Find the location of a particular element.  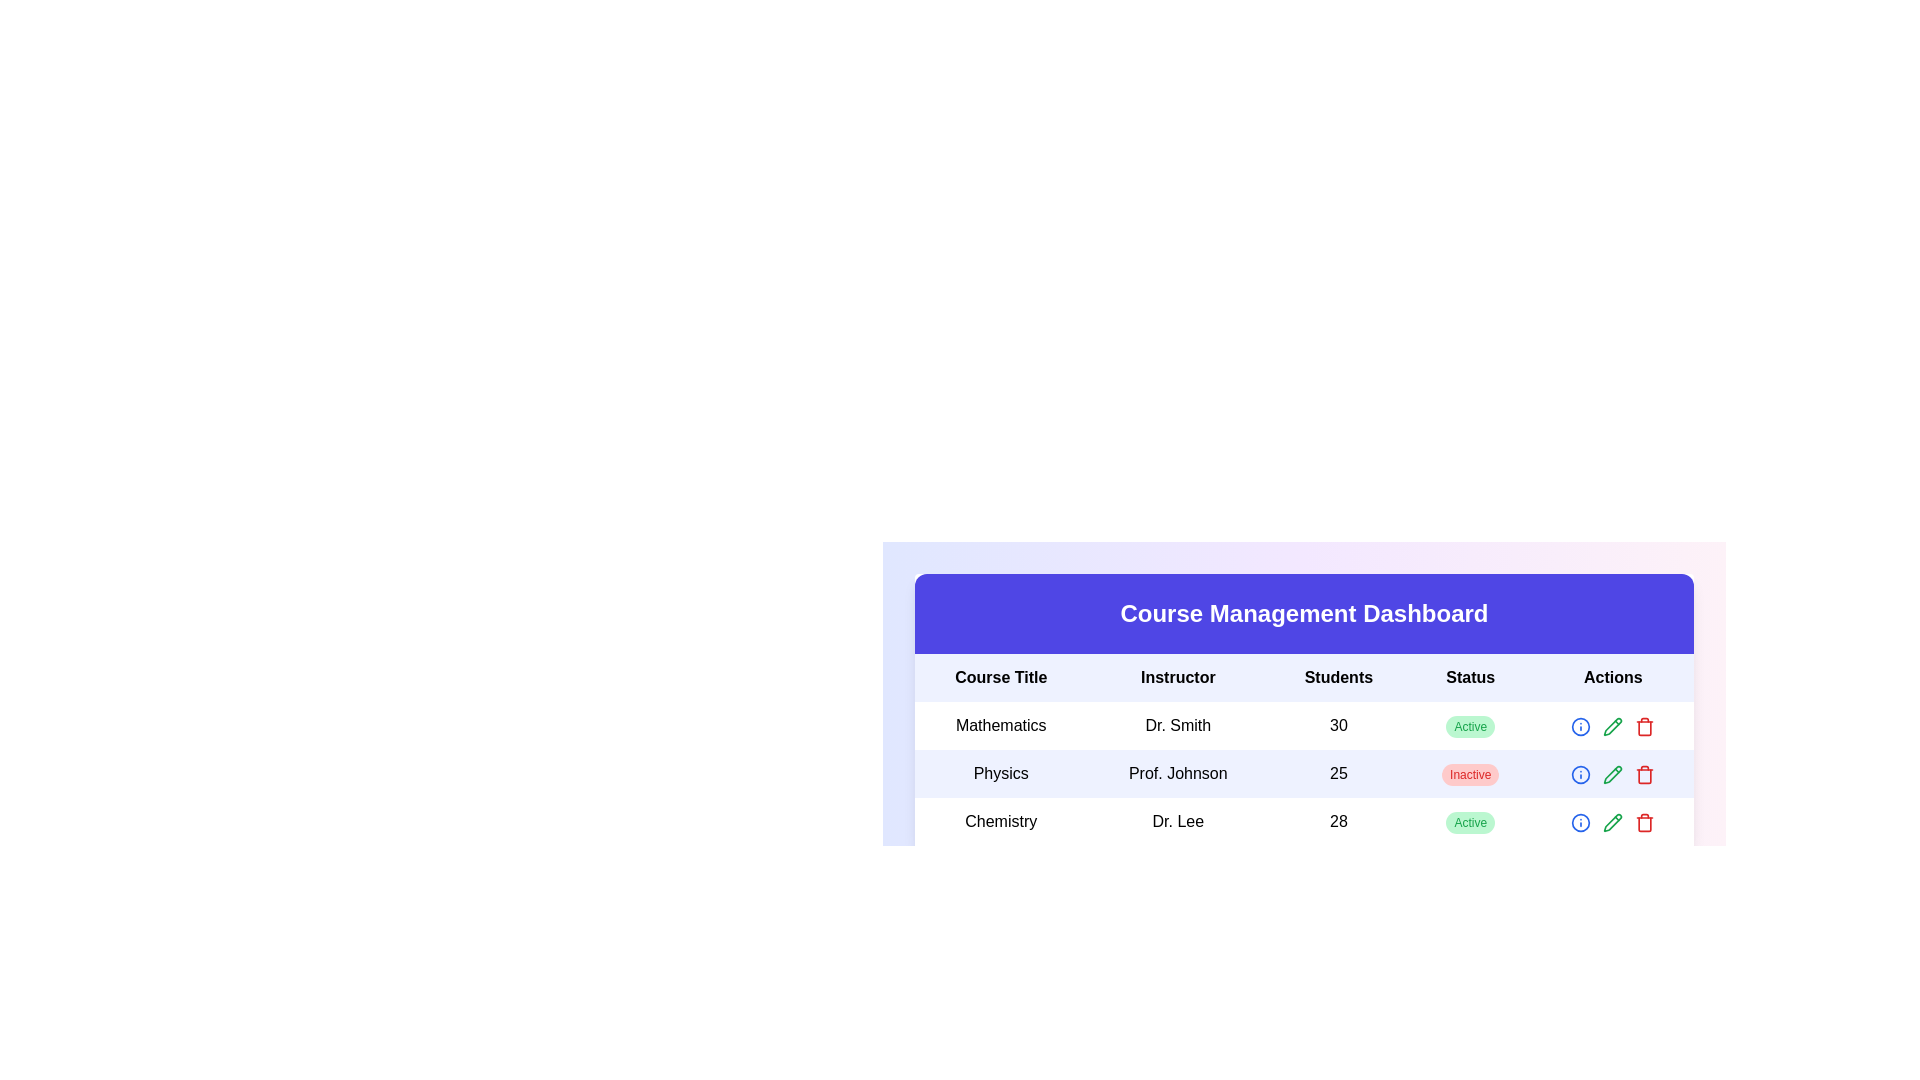

the red trash can icon button in the Actions column of the data table is located at coordinates (1645, 726).